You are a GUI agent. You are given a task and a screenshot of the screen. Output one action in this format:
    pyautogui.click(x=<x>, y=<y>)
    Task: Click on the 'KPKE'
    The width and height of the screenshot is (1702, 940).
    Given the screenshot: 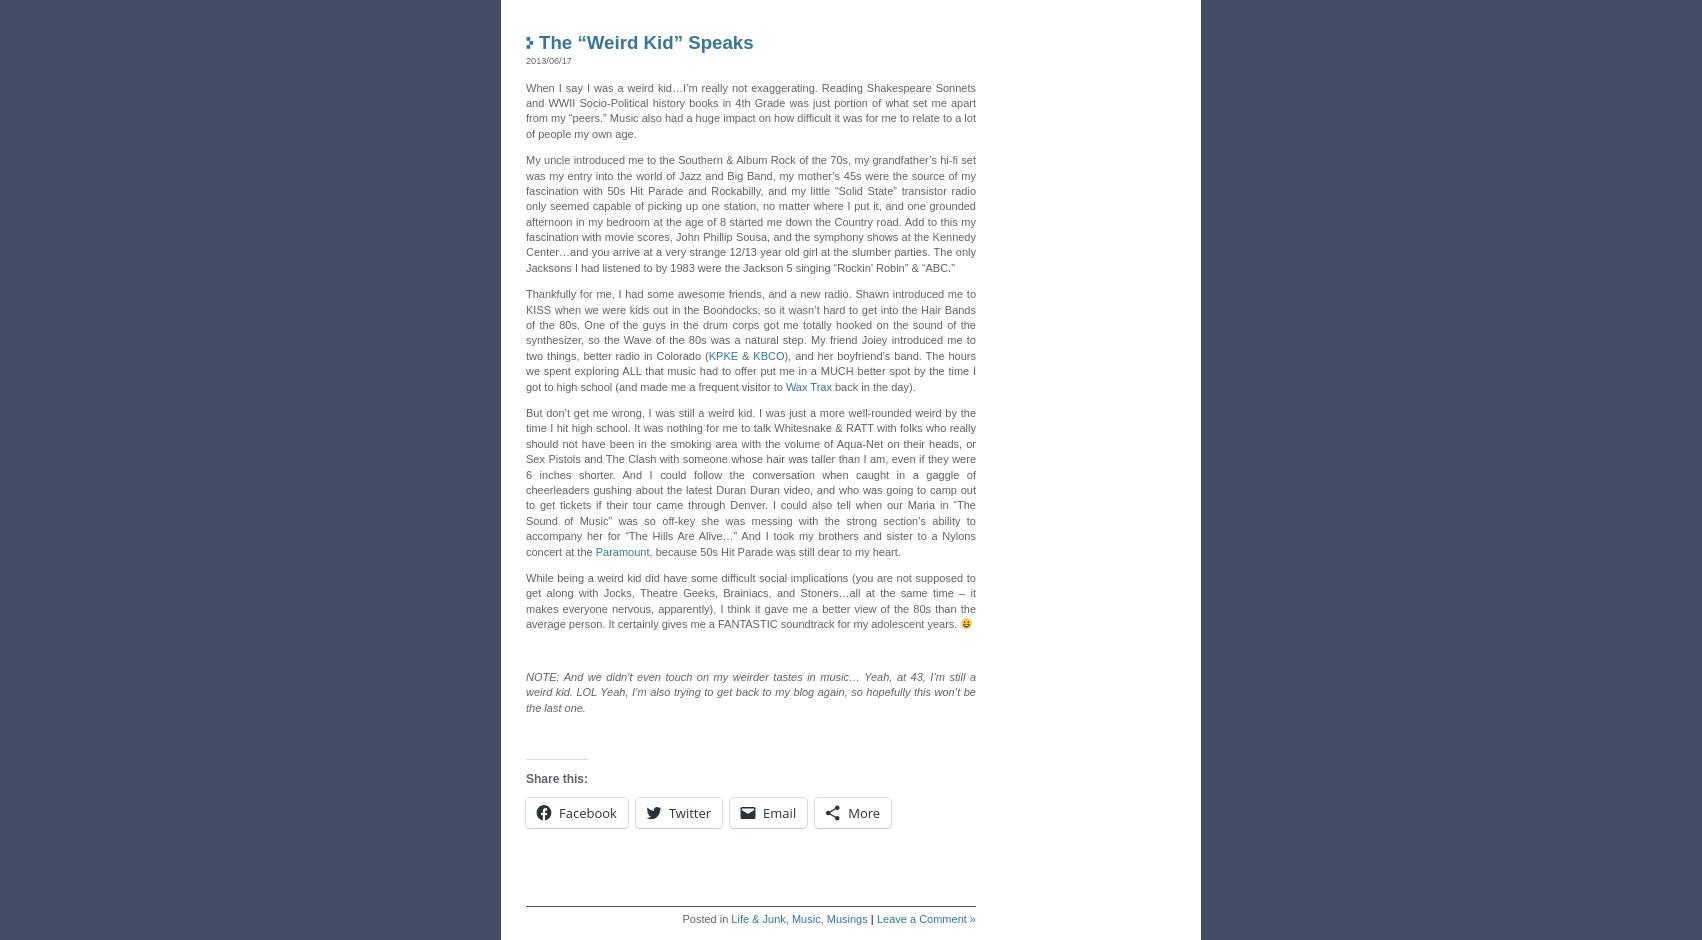 What is the action you would take?
    pyautogui.click(x=722, y=354)
    